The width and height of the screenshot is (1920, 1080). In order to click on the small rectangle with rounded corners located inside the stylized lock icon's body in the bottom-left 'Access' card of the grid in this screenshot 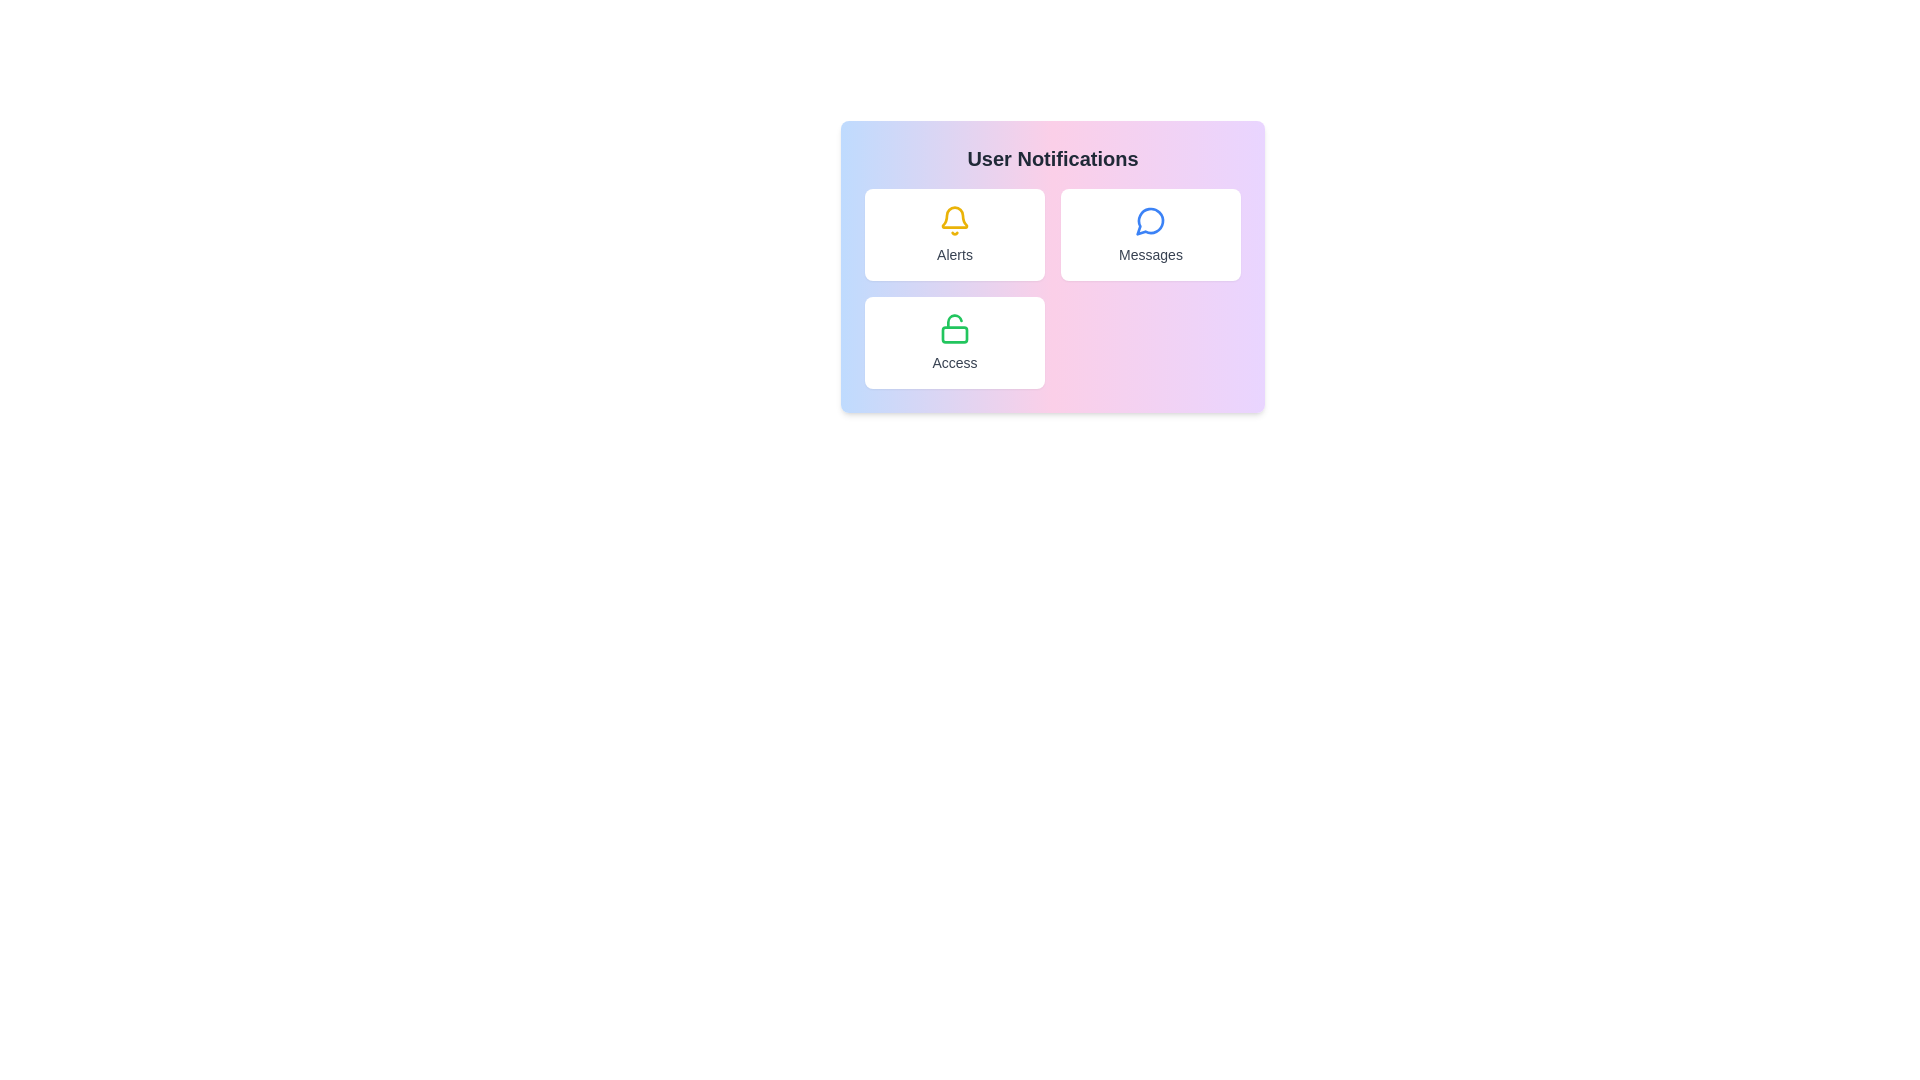, I will do `click(954, 334)`.